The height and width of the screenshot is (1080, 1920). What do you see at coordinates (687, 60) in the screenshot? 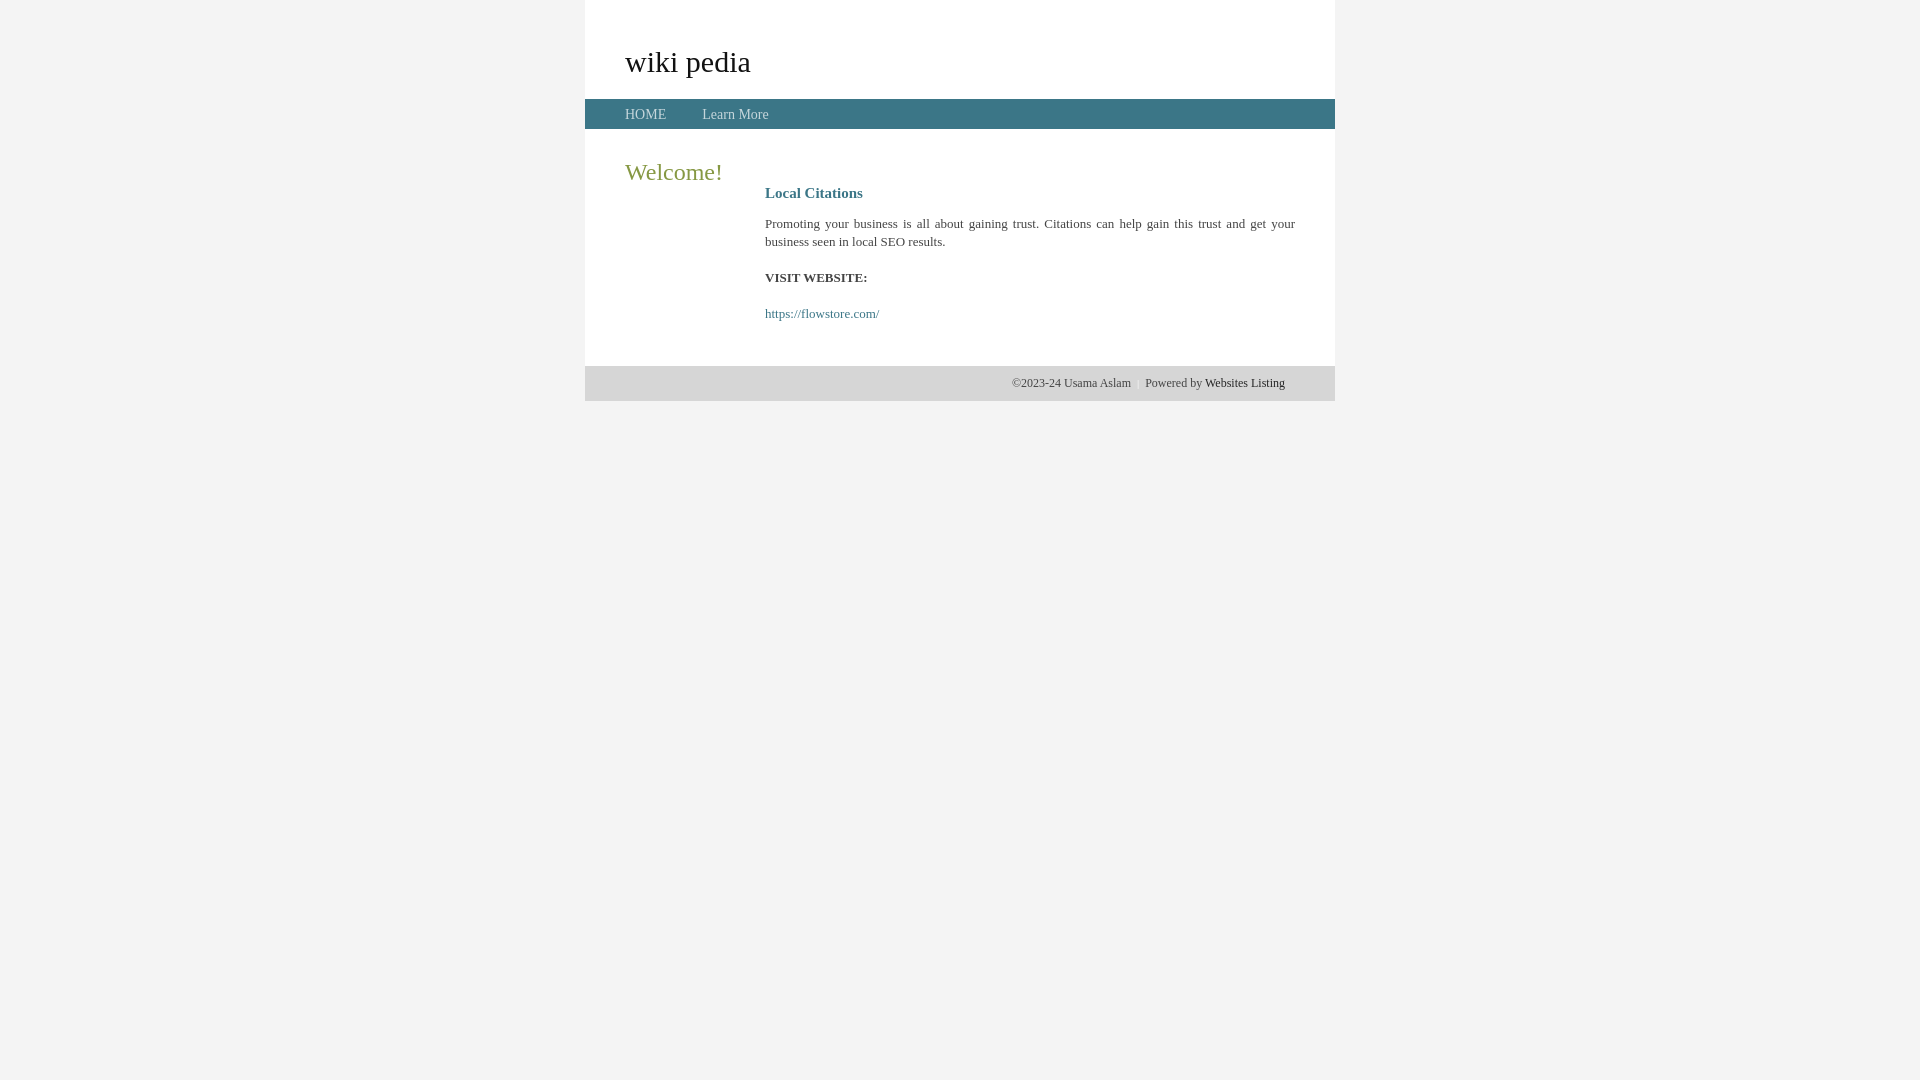
I see `'wiki pedia'` at bounding box center [687, 60].